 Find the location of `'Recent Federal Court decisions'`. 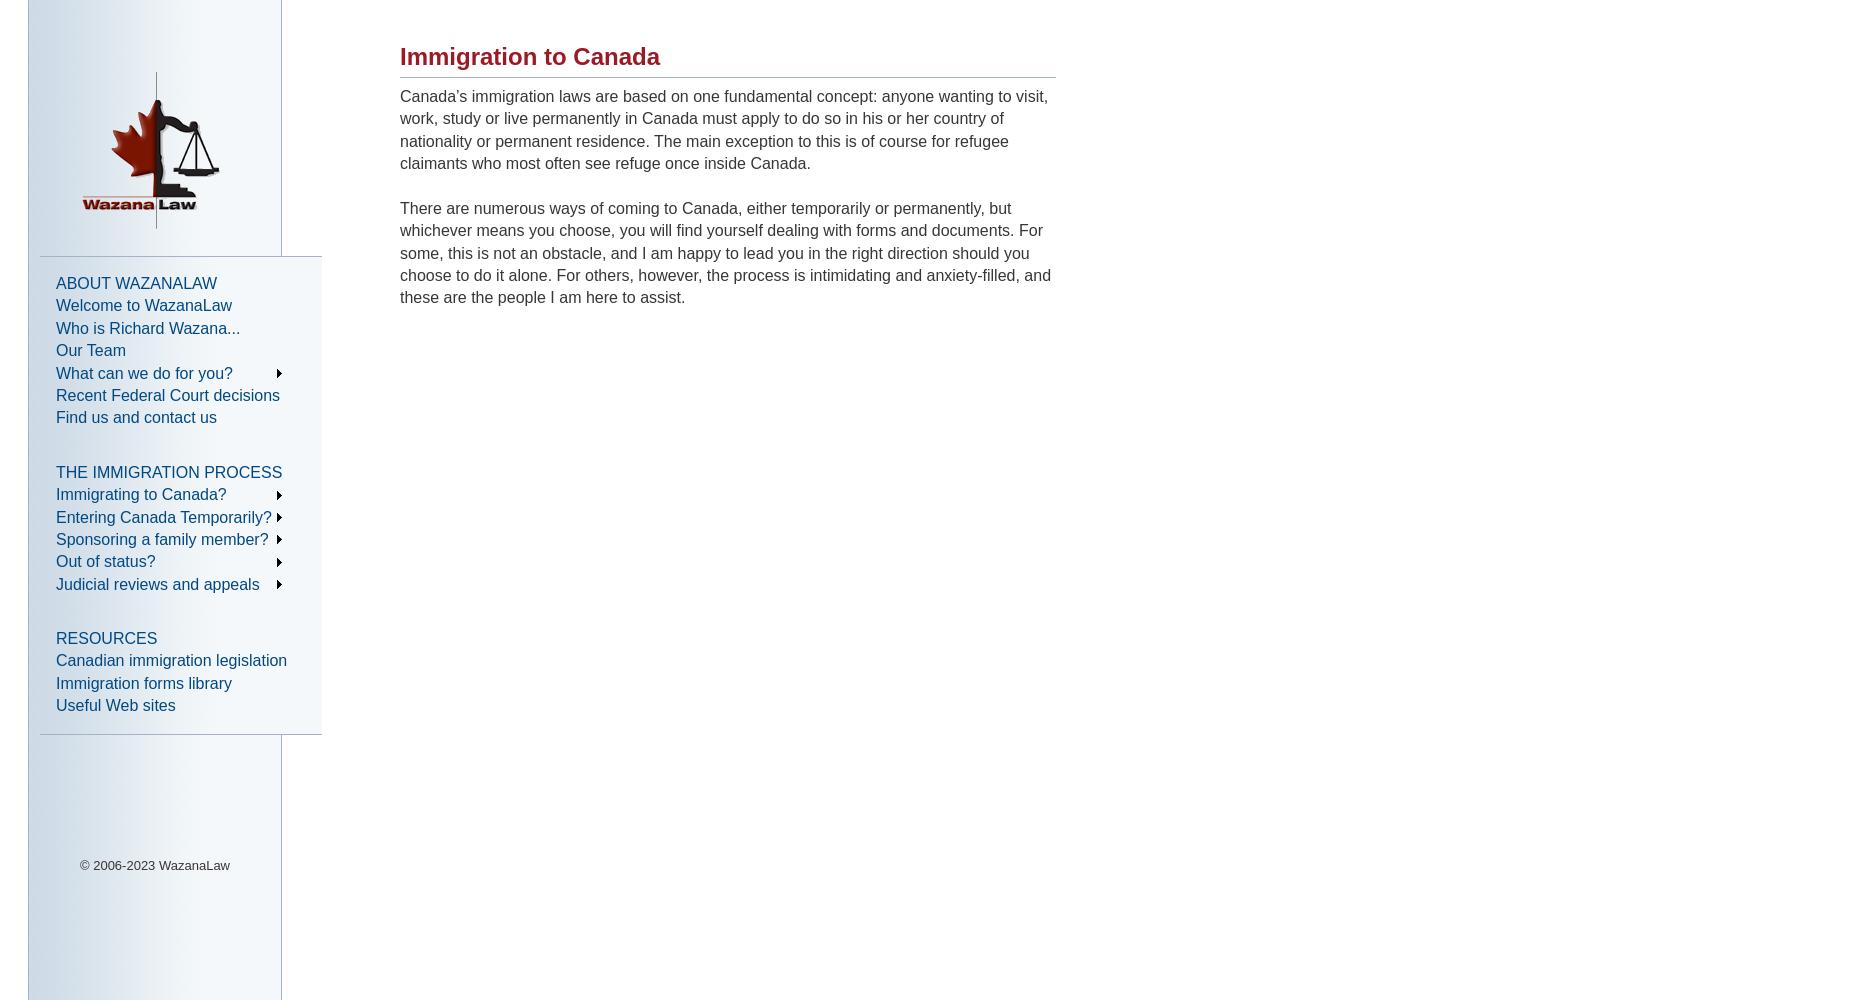

'Recent Federal Court decisions' is located at coordinates (166, 394).